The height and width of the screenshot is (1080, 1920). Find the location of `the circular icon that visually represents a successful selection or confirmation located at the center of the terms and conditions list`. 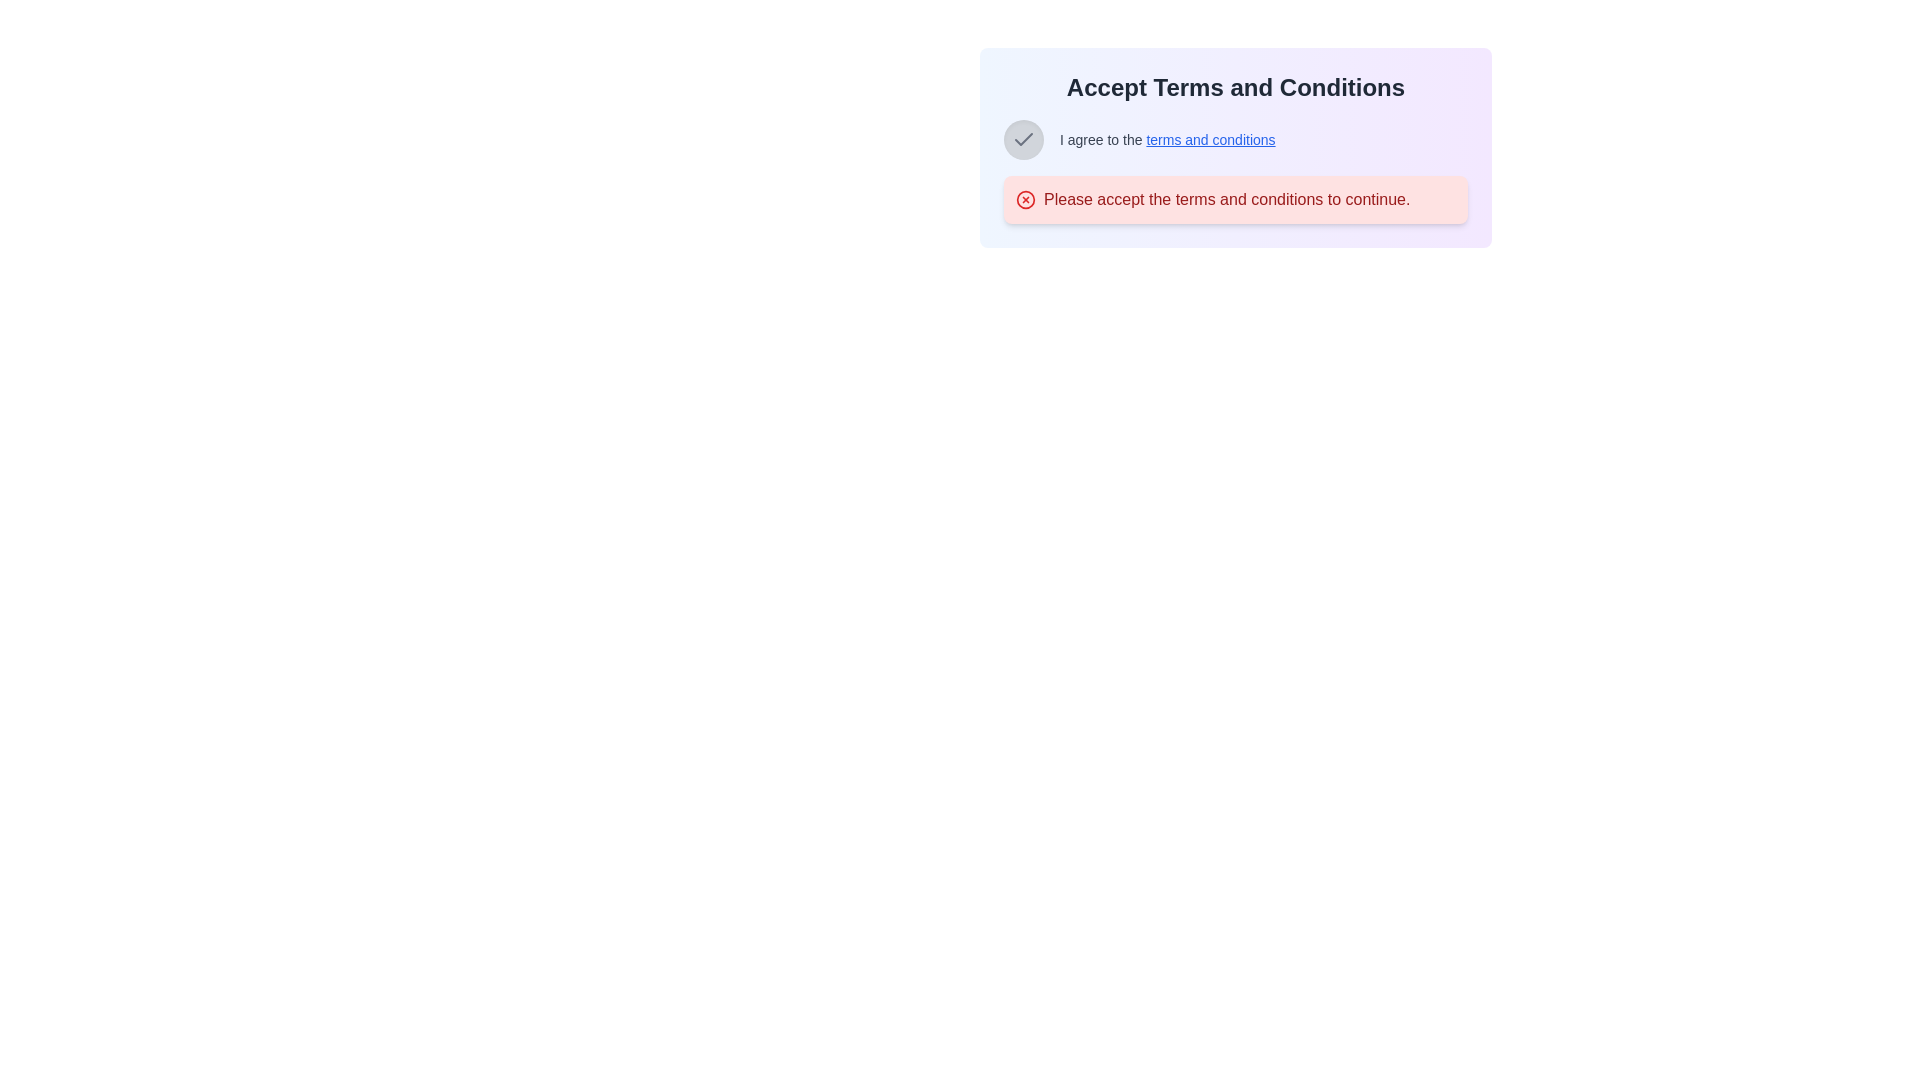

the circular icon that visually represents a successful selection or confirmation located at the center of the terms and conditions list is located at coordinates (1023, 138).